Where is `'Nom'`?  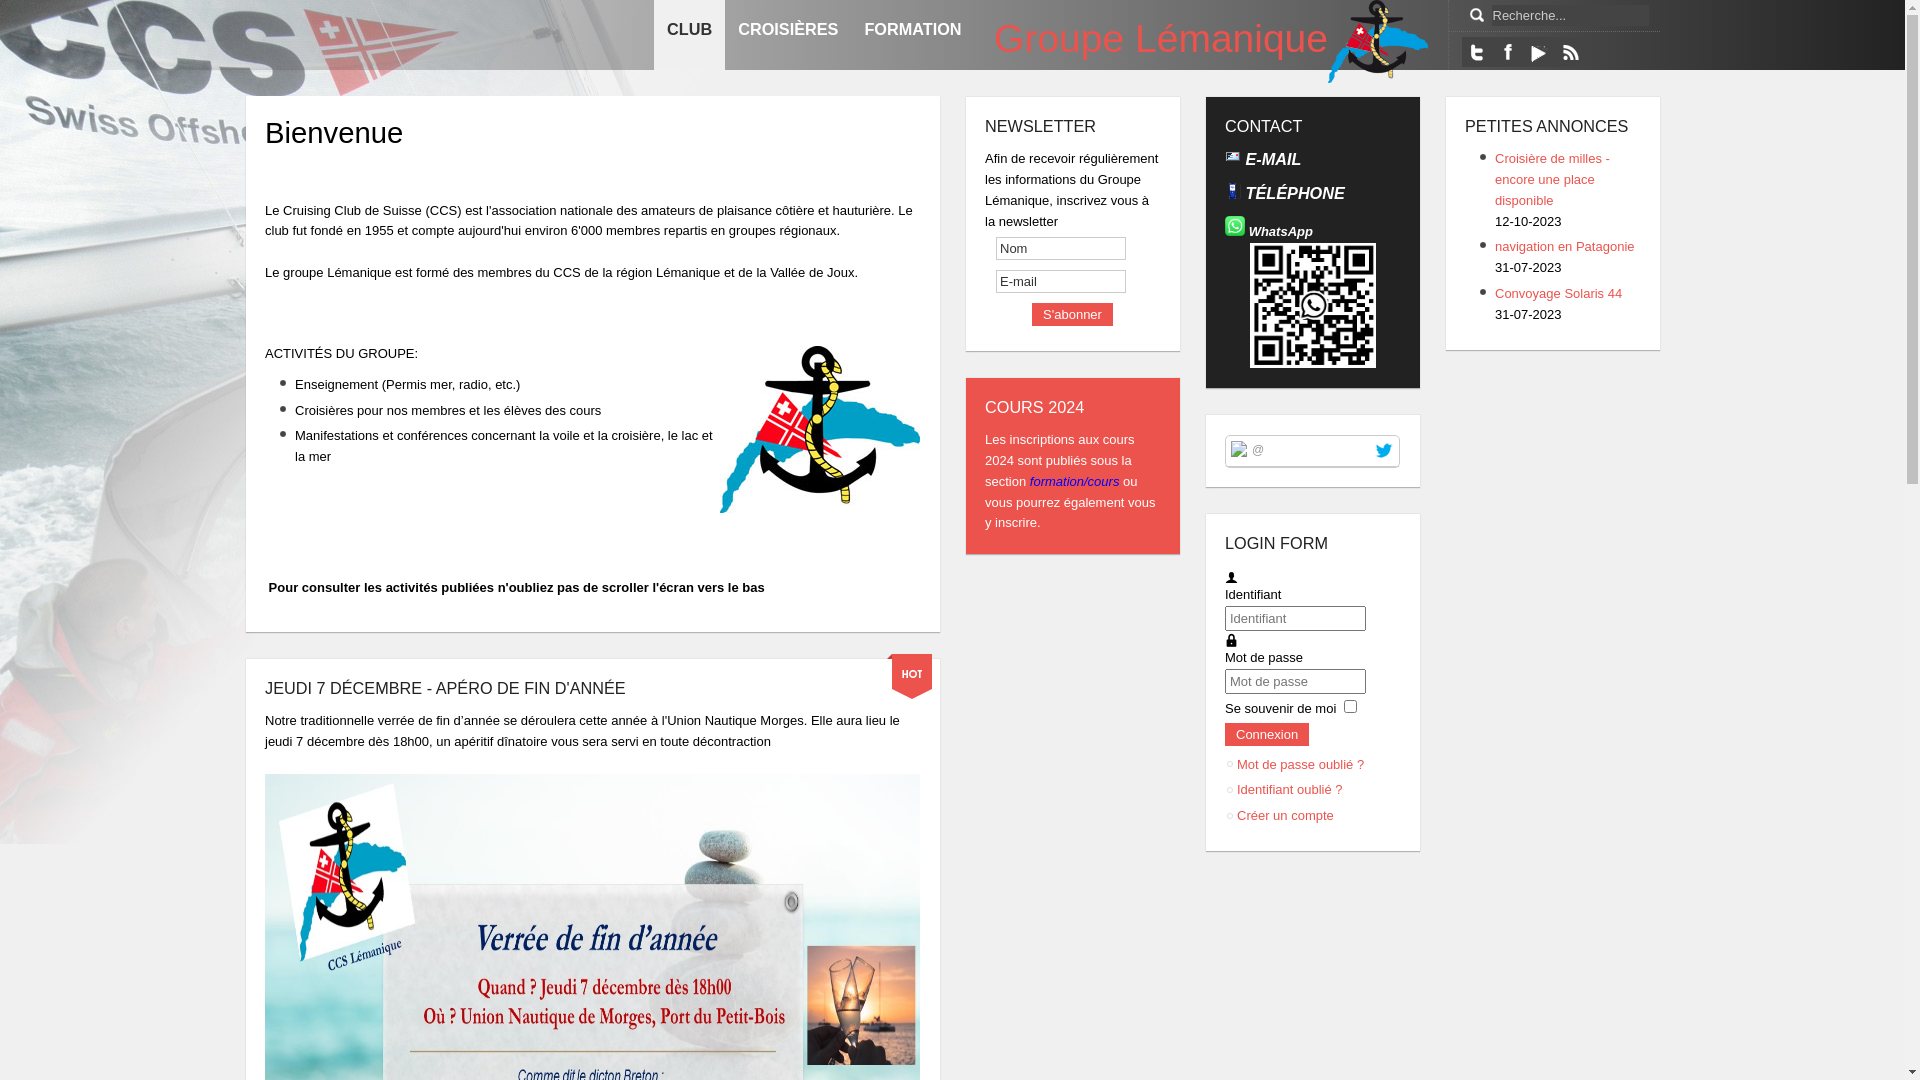
'Nom' is located at coordinates (1059, 247).